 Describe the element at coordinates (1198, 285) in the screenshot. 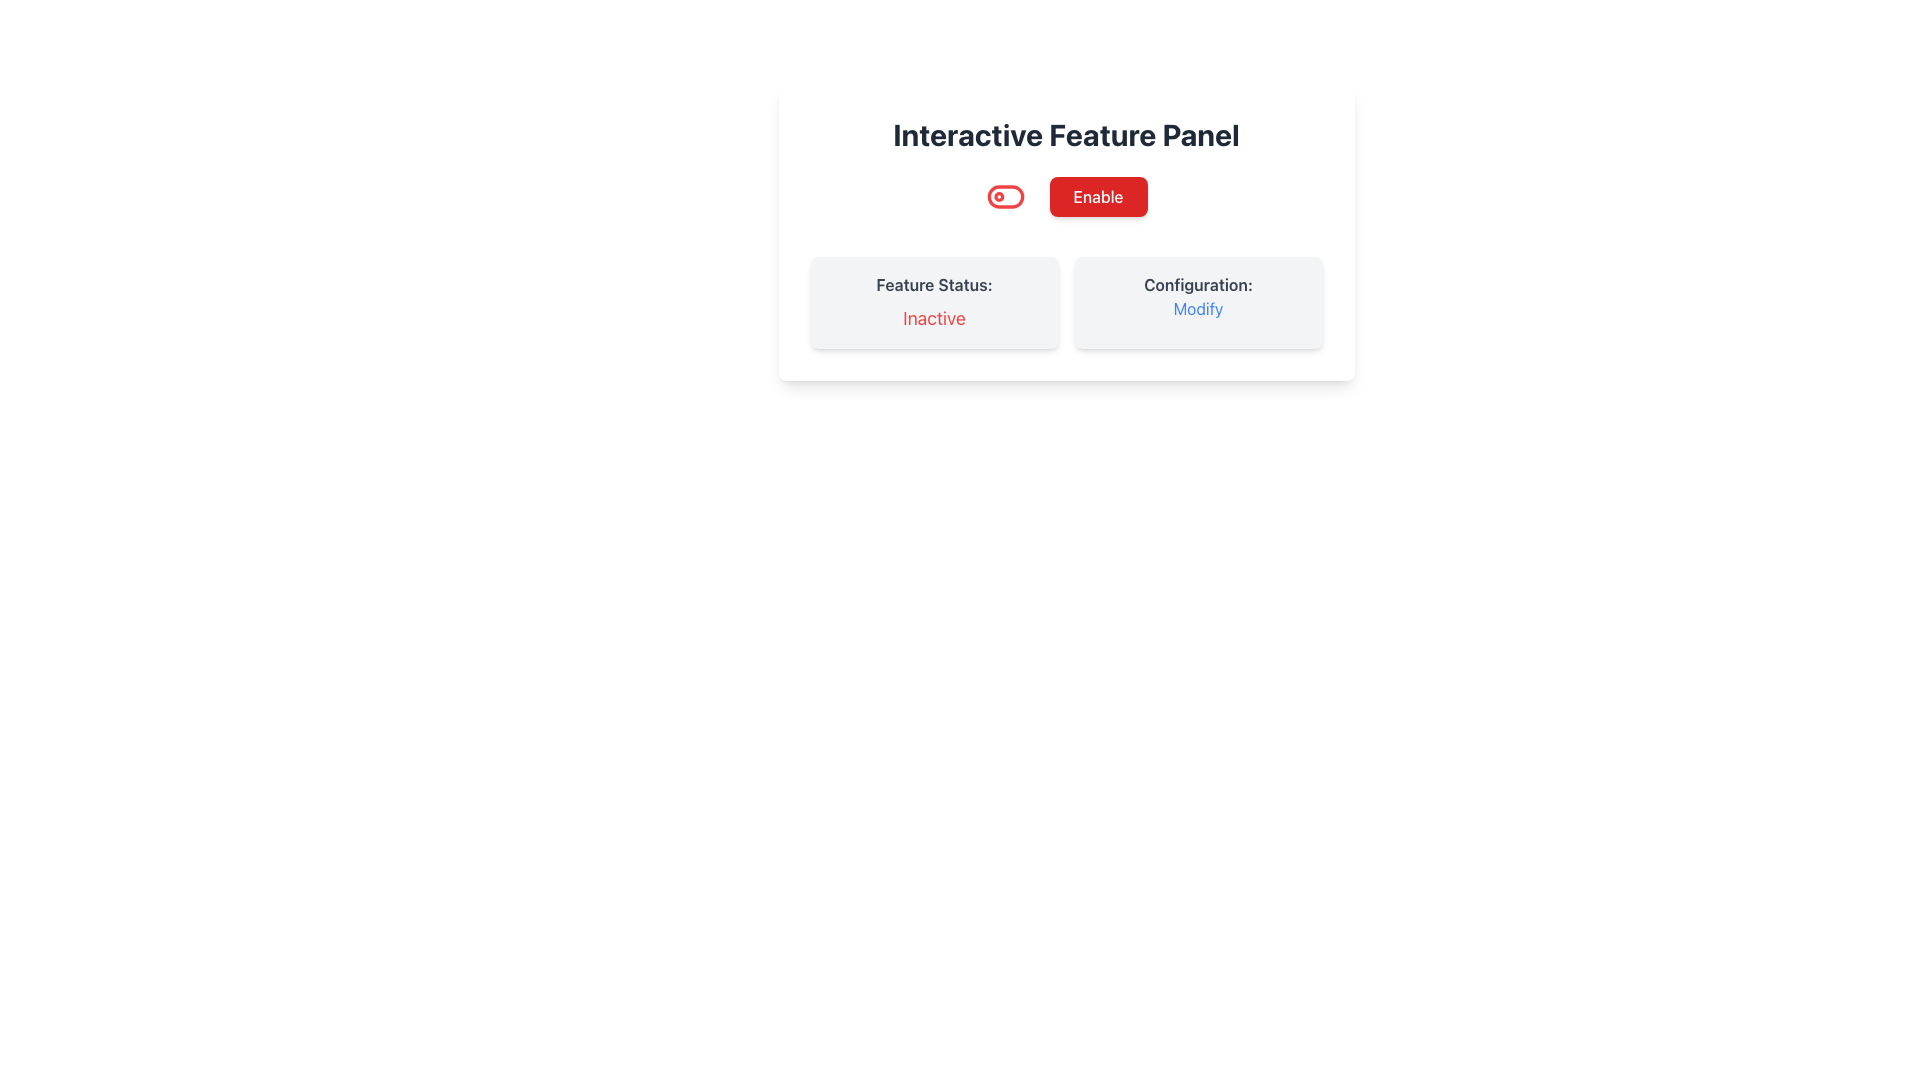

I see `the label located in the upper part of the bottom-right panel, which indicates the function or context of the adjacent 'Modify' link` at that location.